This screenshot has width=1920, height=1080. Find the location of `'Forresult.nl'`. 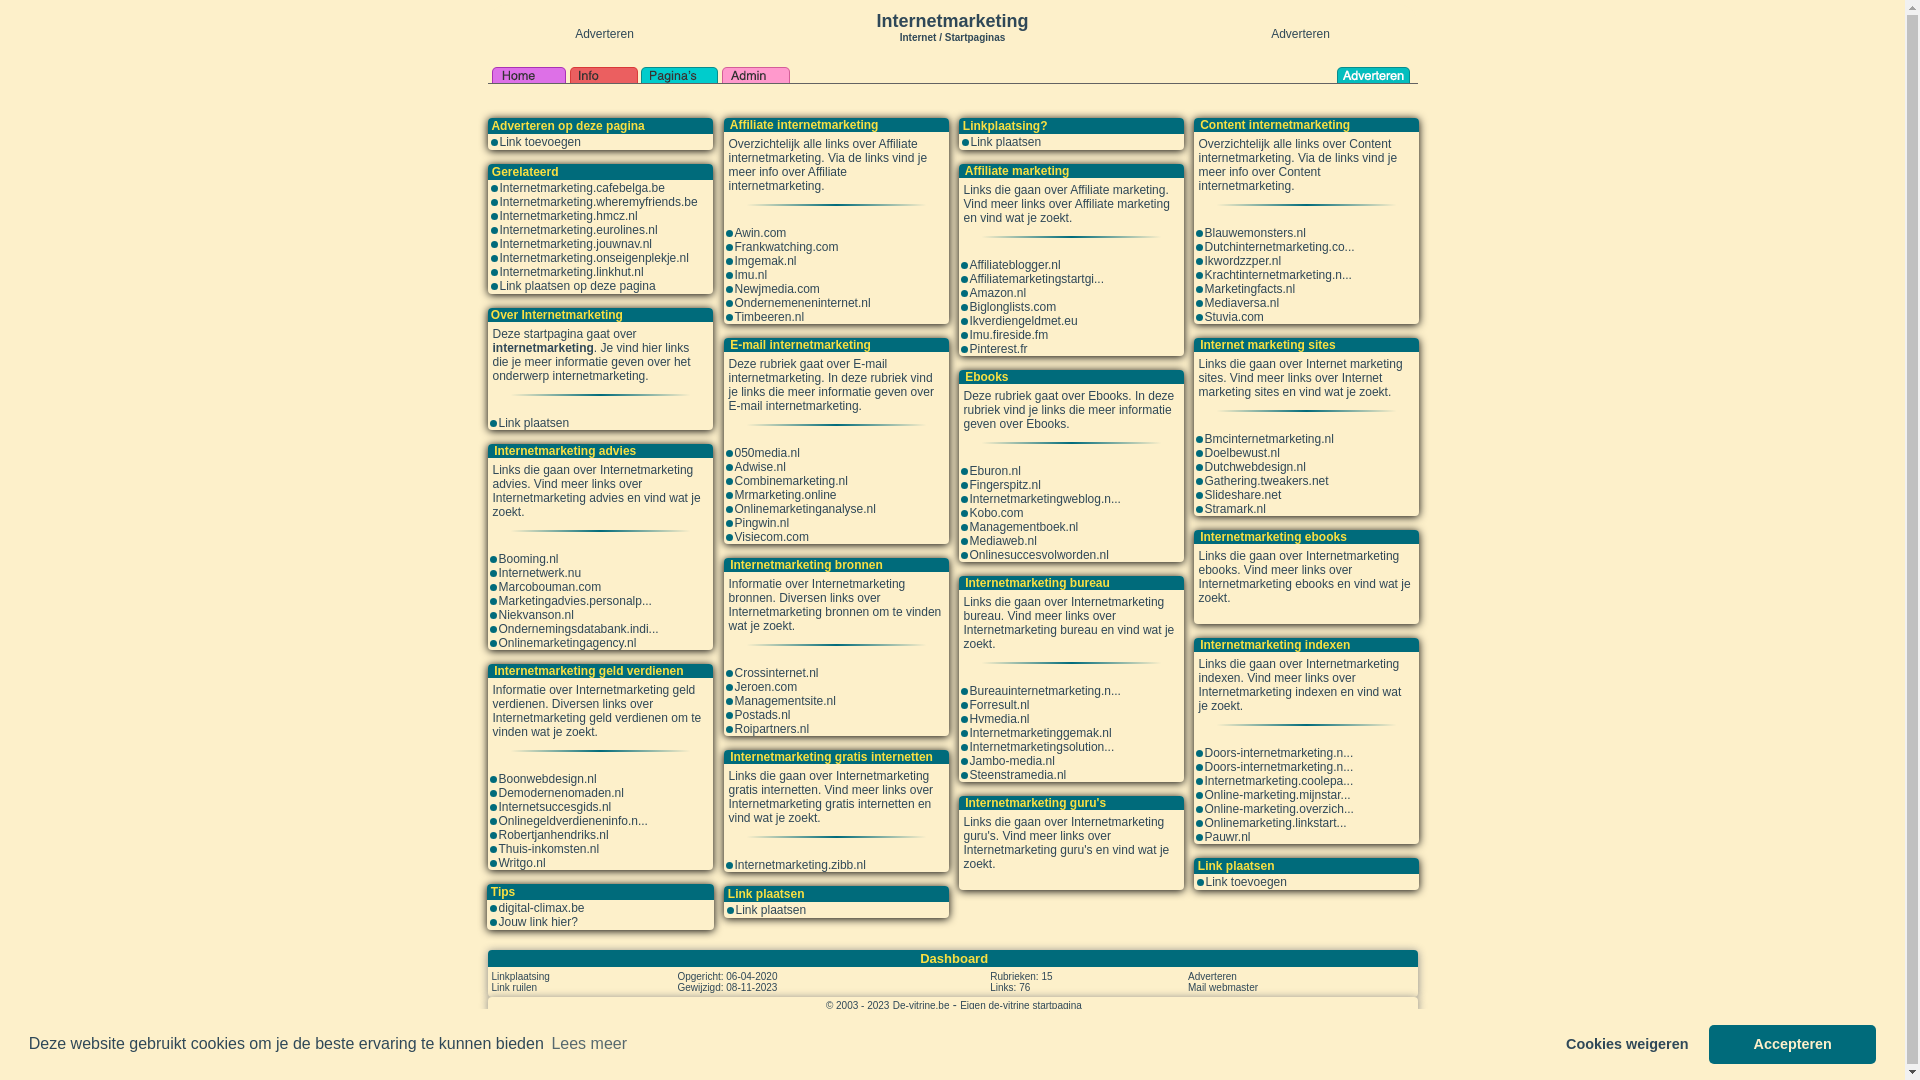

'Forresult.nl' is located at coordinates (999, 704).